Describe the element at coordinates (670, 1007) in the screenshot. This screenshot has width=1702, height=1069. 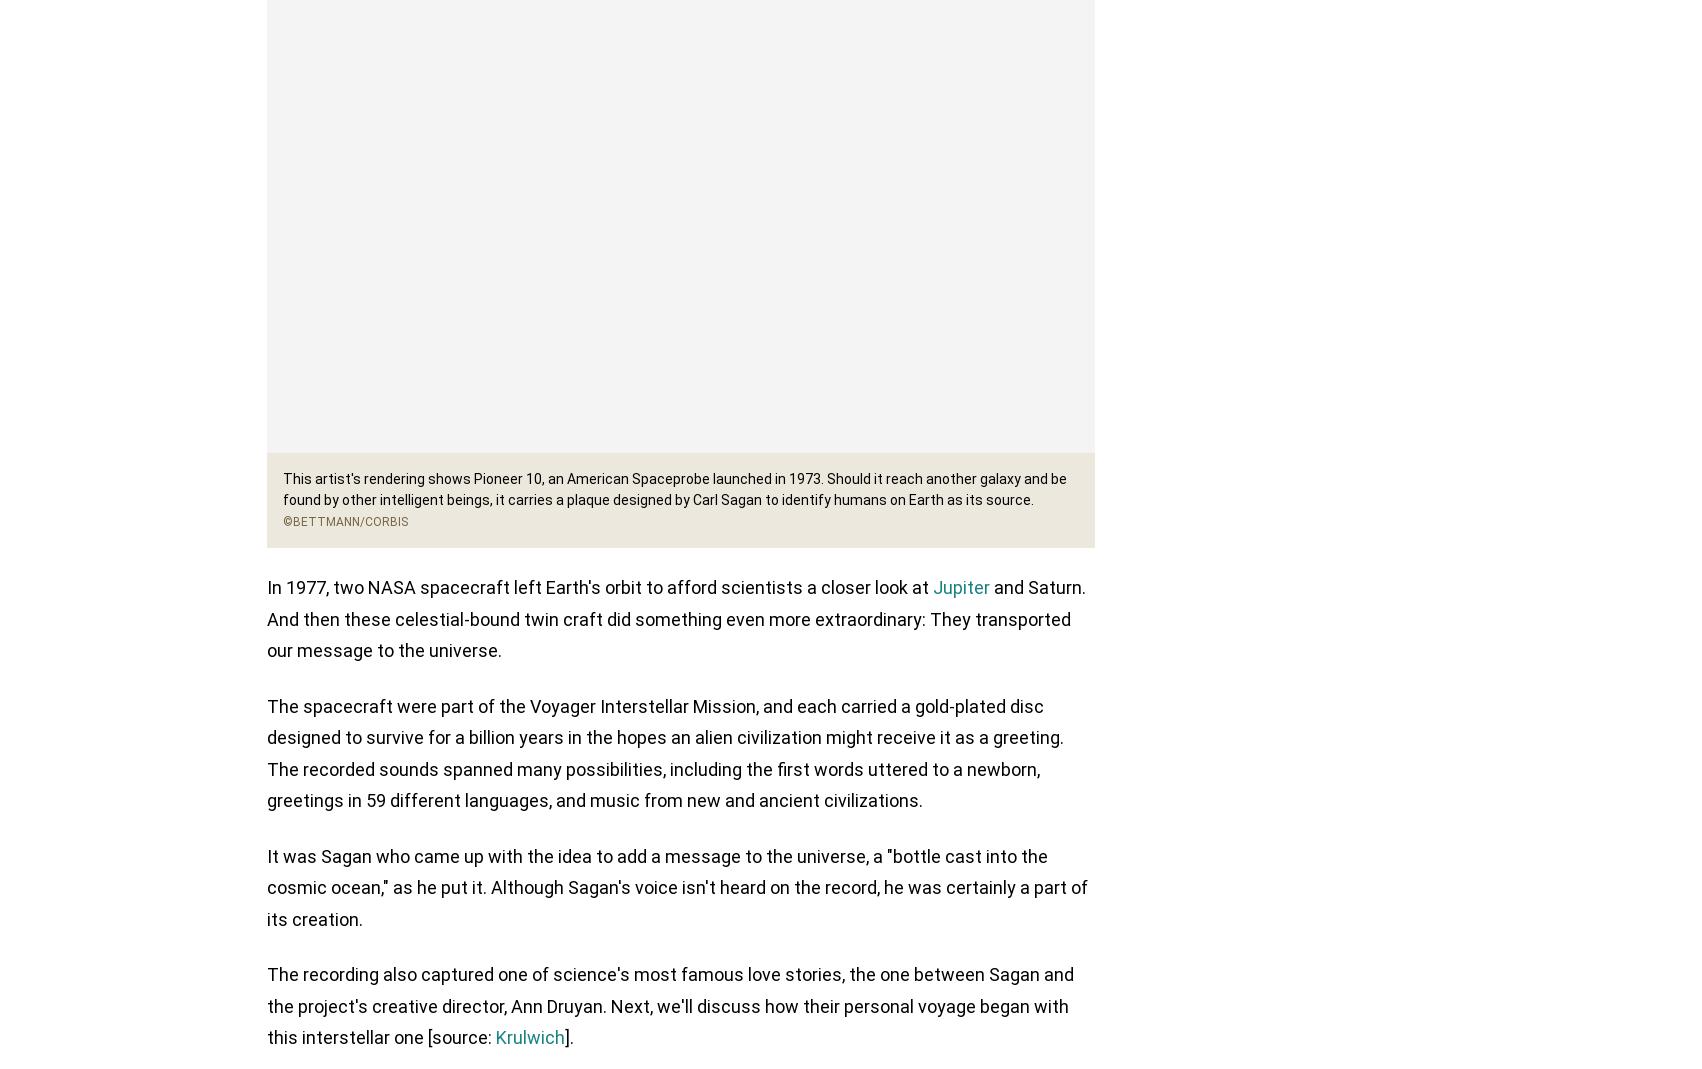
I see `'The recording also captured one of science's most famous love stories, the one between Sagan and the project's creative director, Ann Druyan. Next, we'll discuss how their personal voyage began with this interstellar one [source:'` at that location.